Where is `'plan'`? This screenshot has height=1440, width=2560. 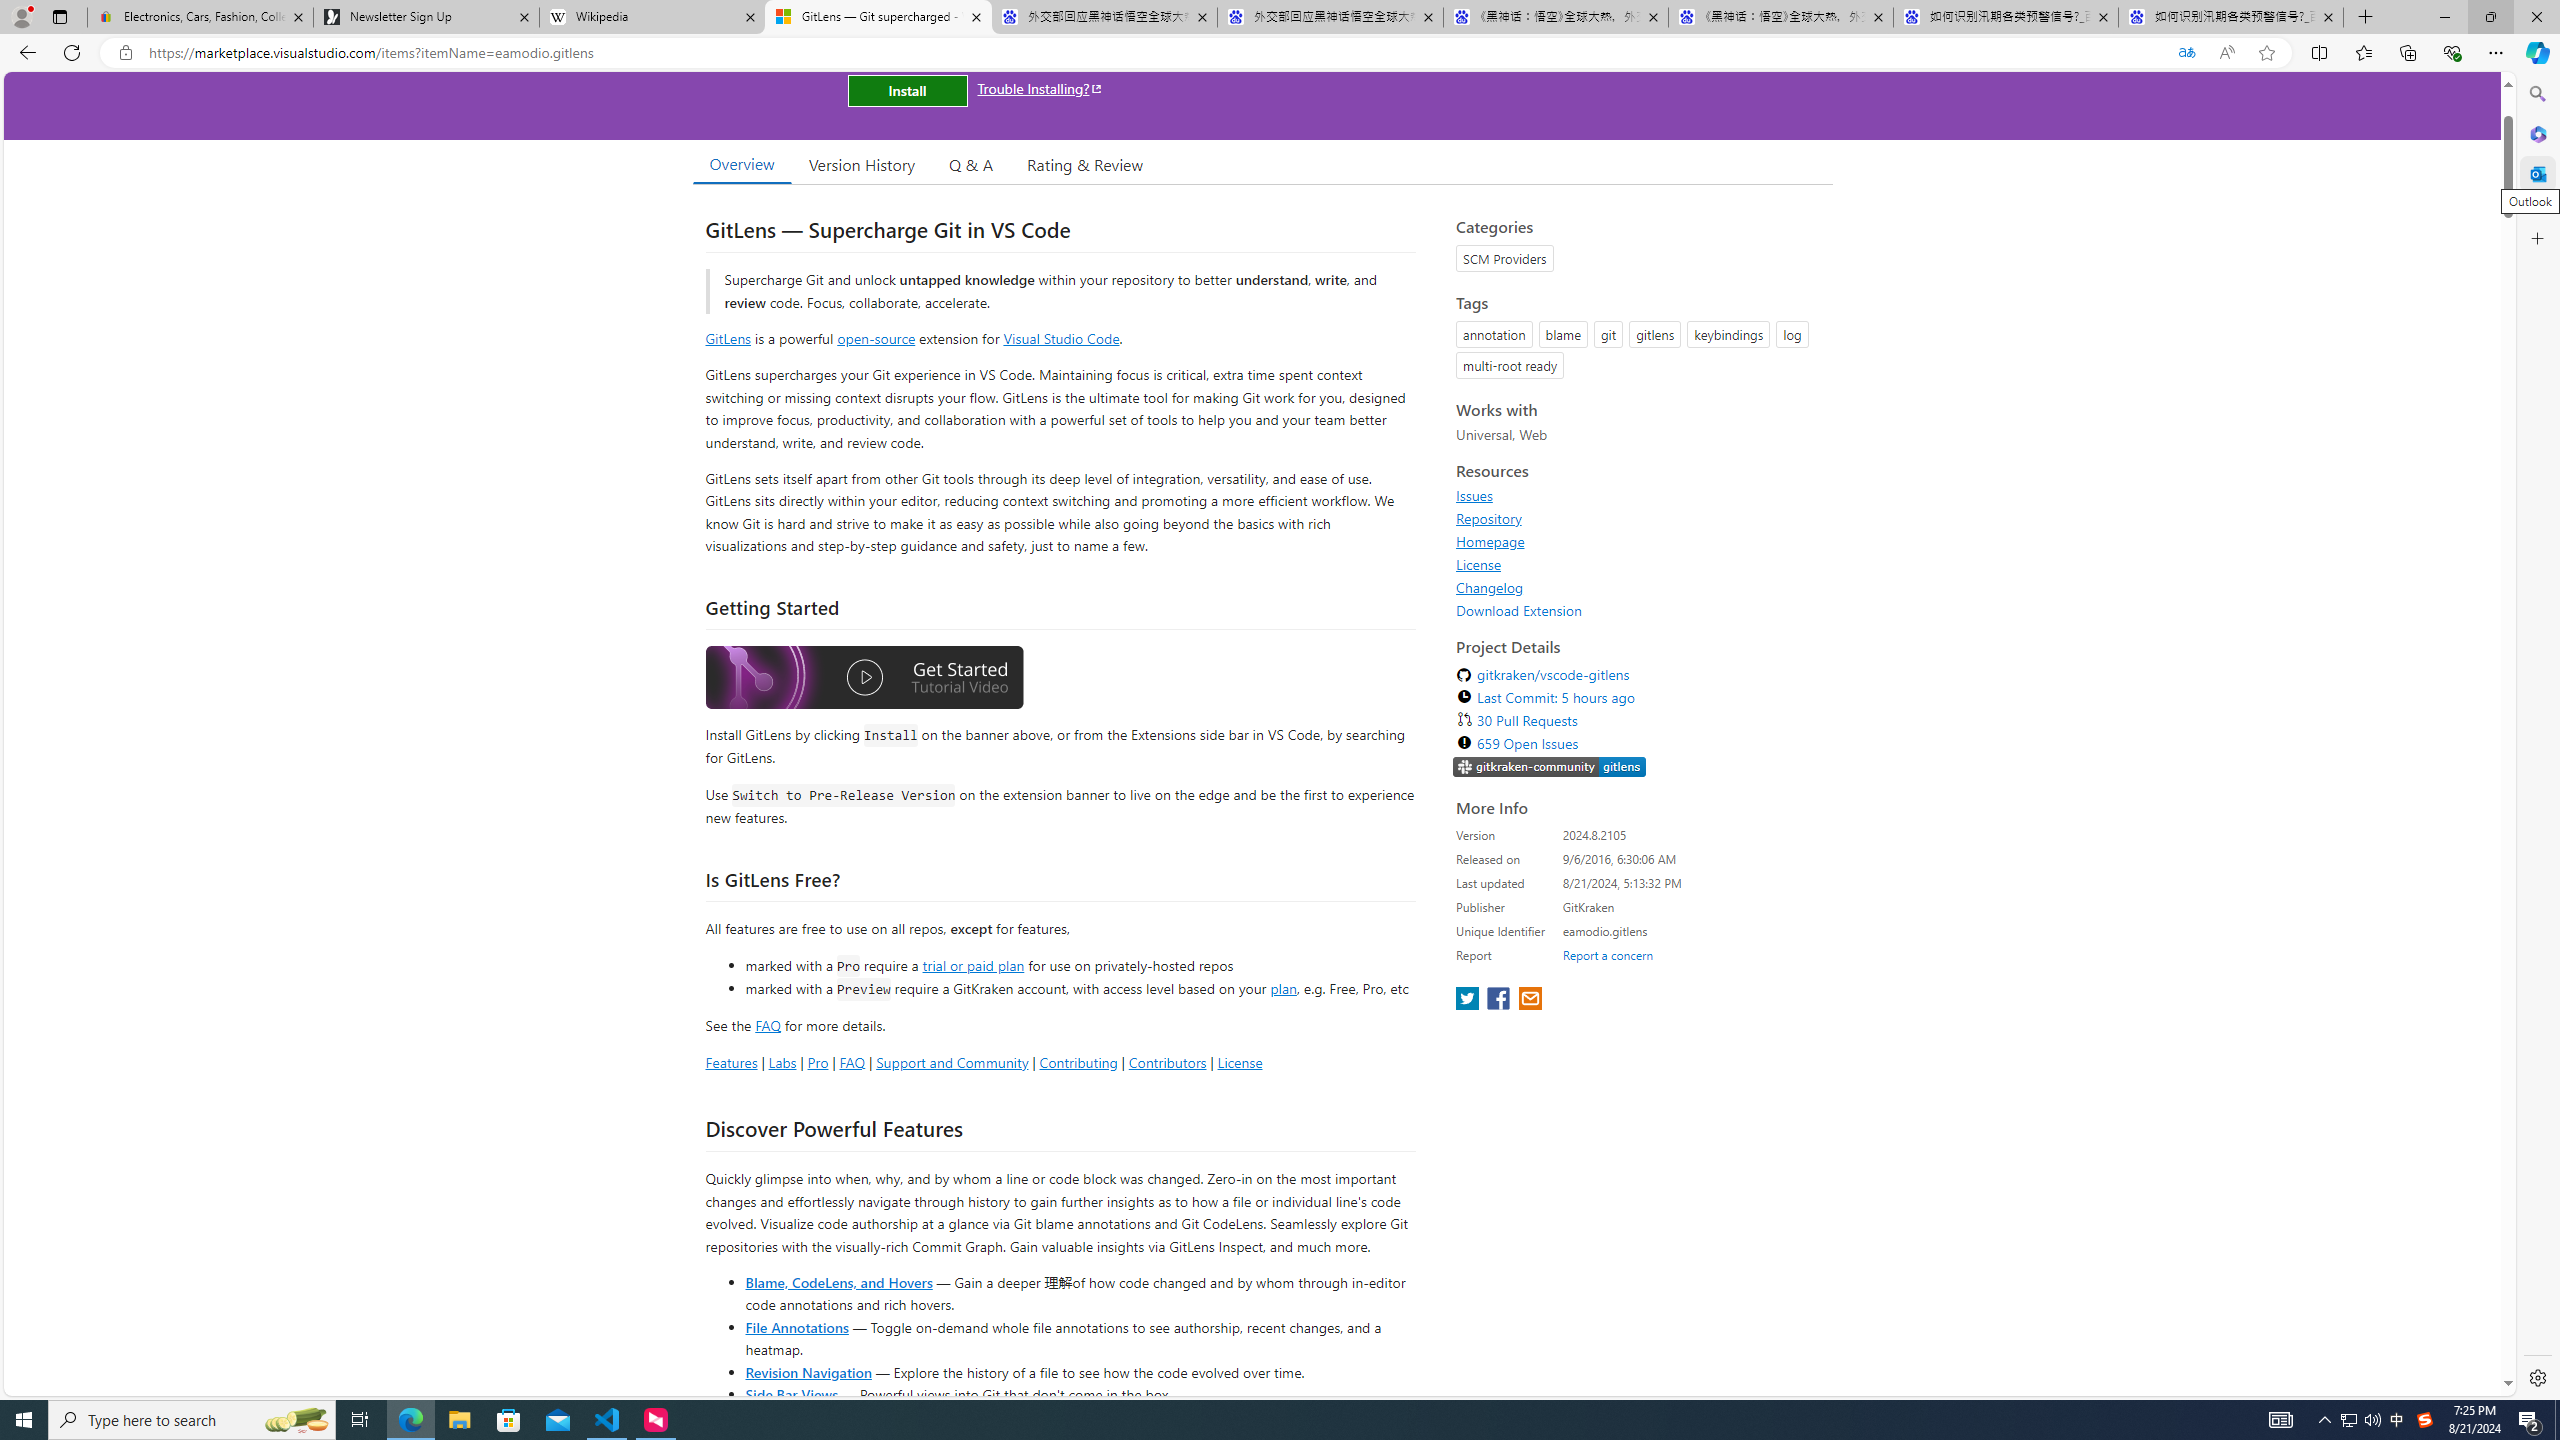 'plan' is located at coordinates (1283, 988).